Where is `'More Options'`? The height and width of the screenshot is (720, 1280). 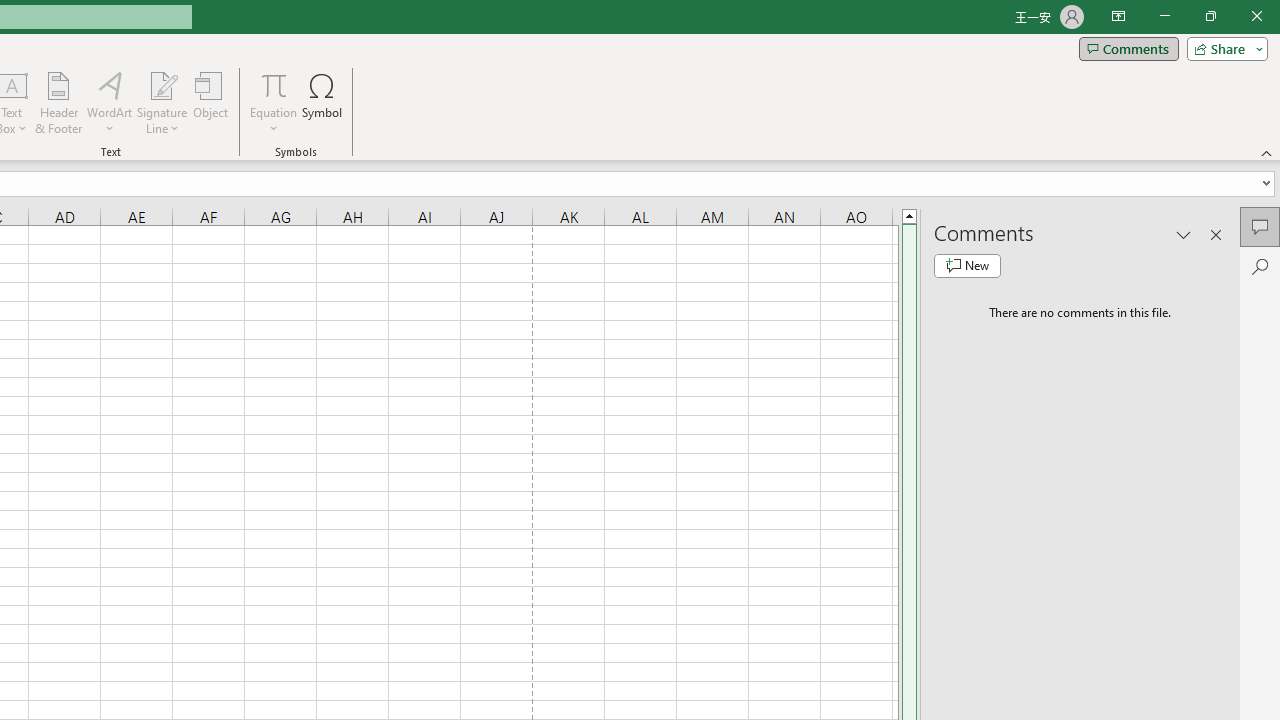 'More Options' is located at coordinates (272, 121).